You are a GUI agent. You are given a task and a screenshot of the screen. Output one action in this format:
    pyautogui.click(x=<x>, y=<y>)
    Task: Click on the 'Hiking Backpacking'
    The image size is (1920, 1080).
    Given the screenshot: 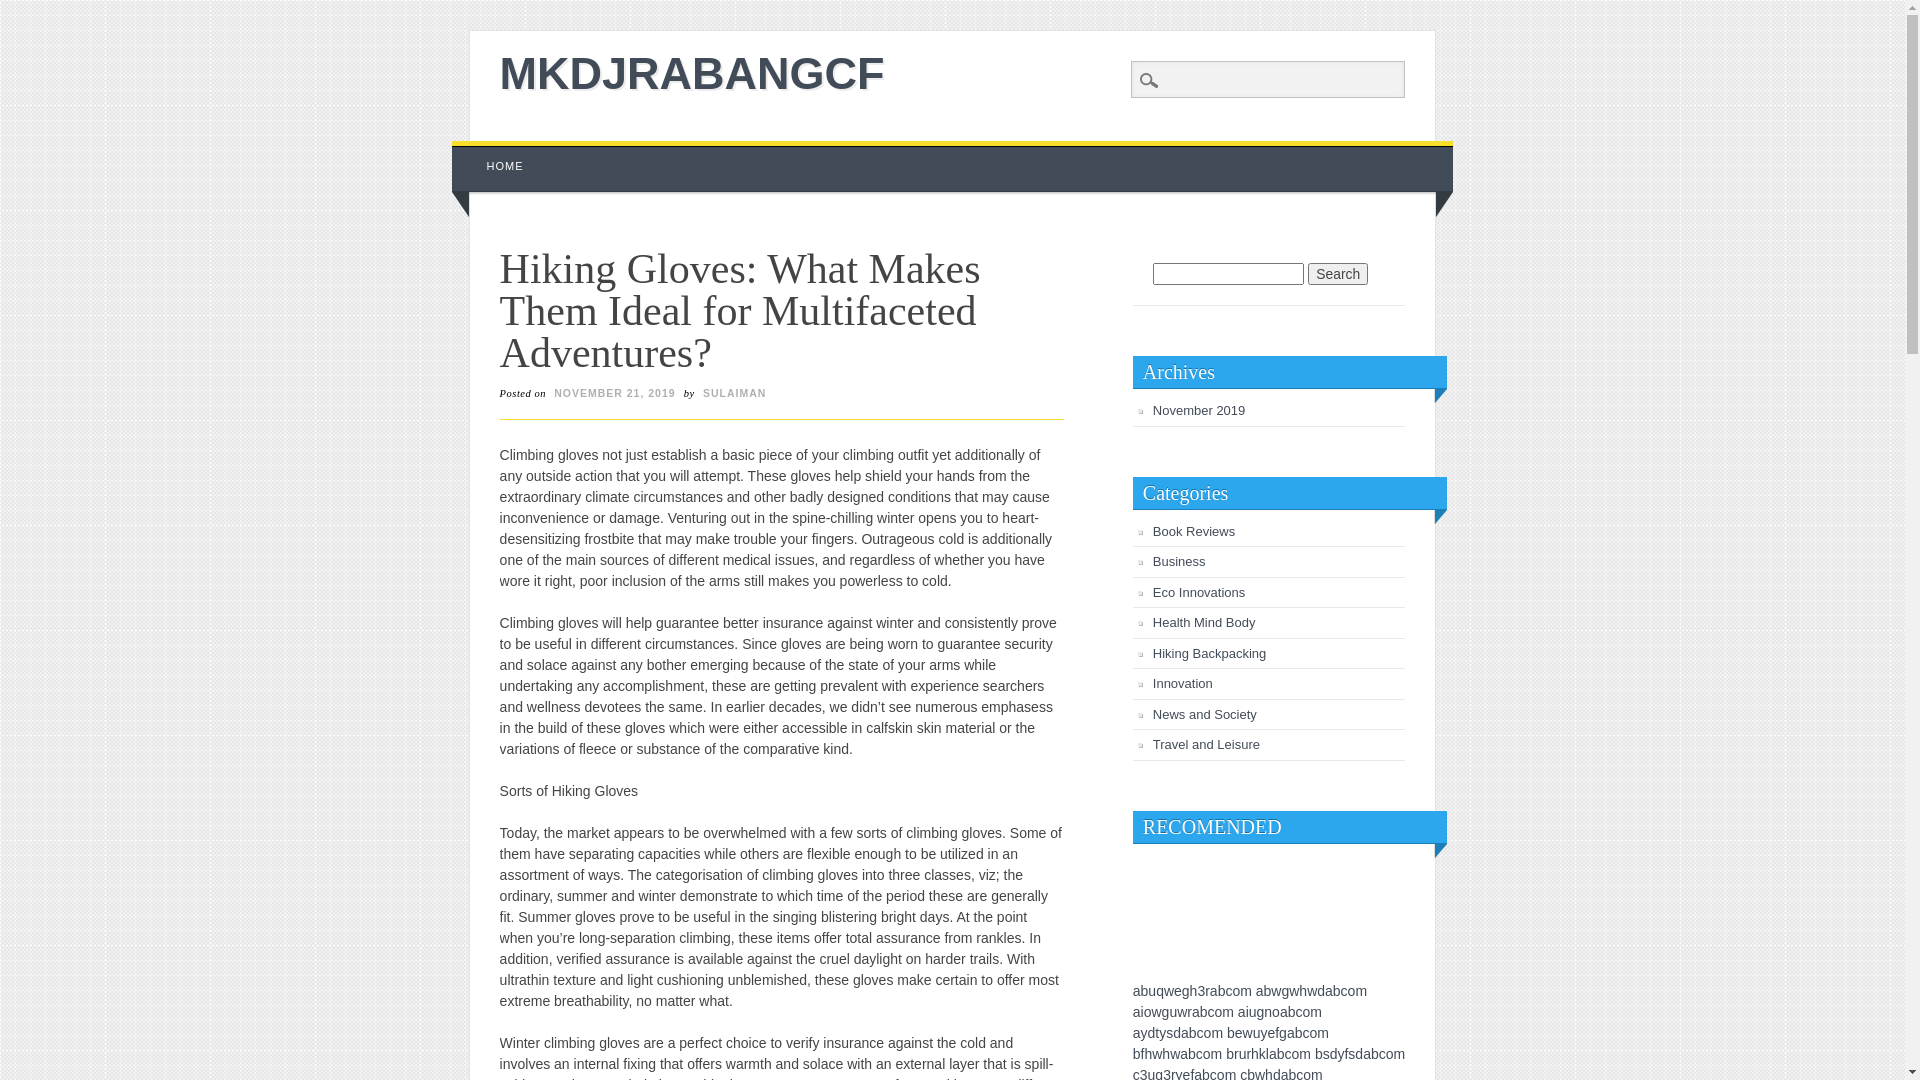 What is the action you would take?
    pyautogui.click(x=1152, y=653)
    